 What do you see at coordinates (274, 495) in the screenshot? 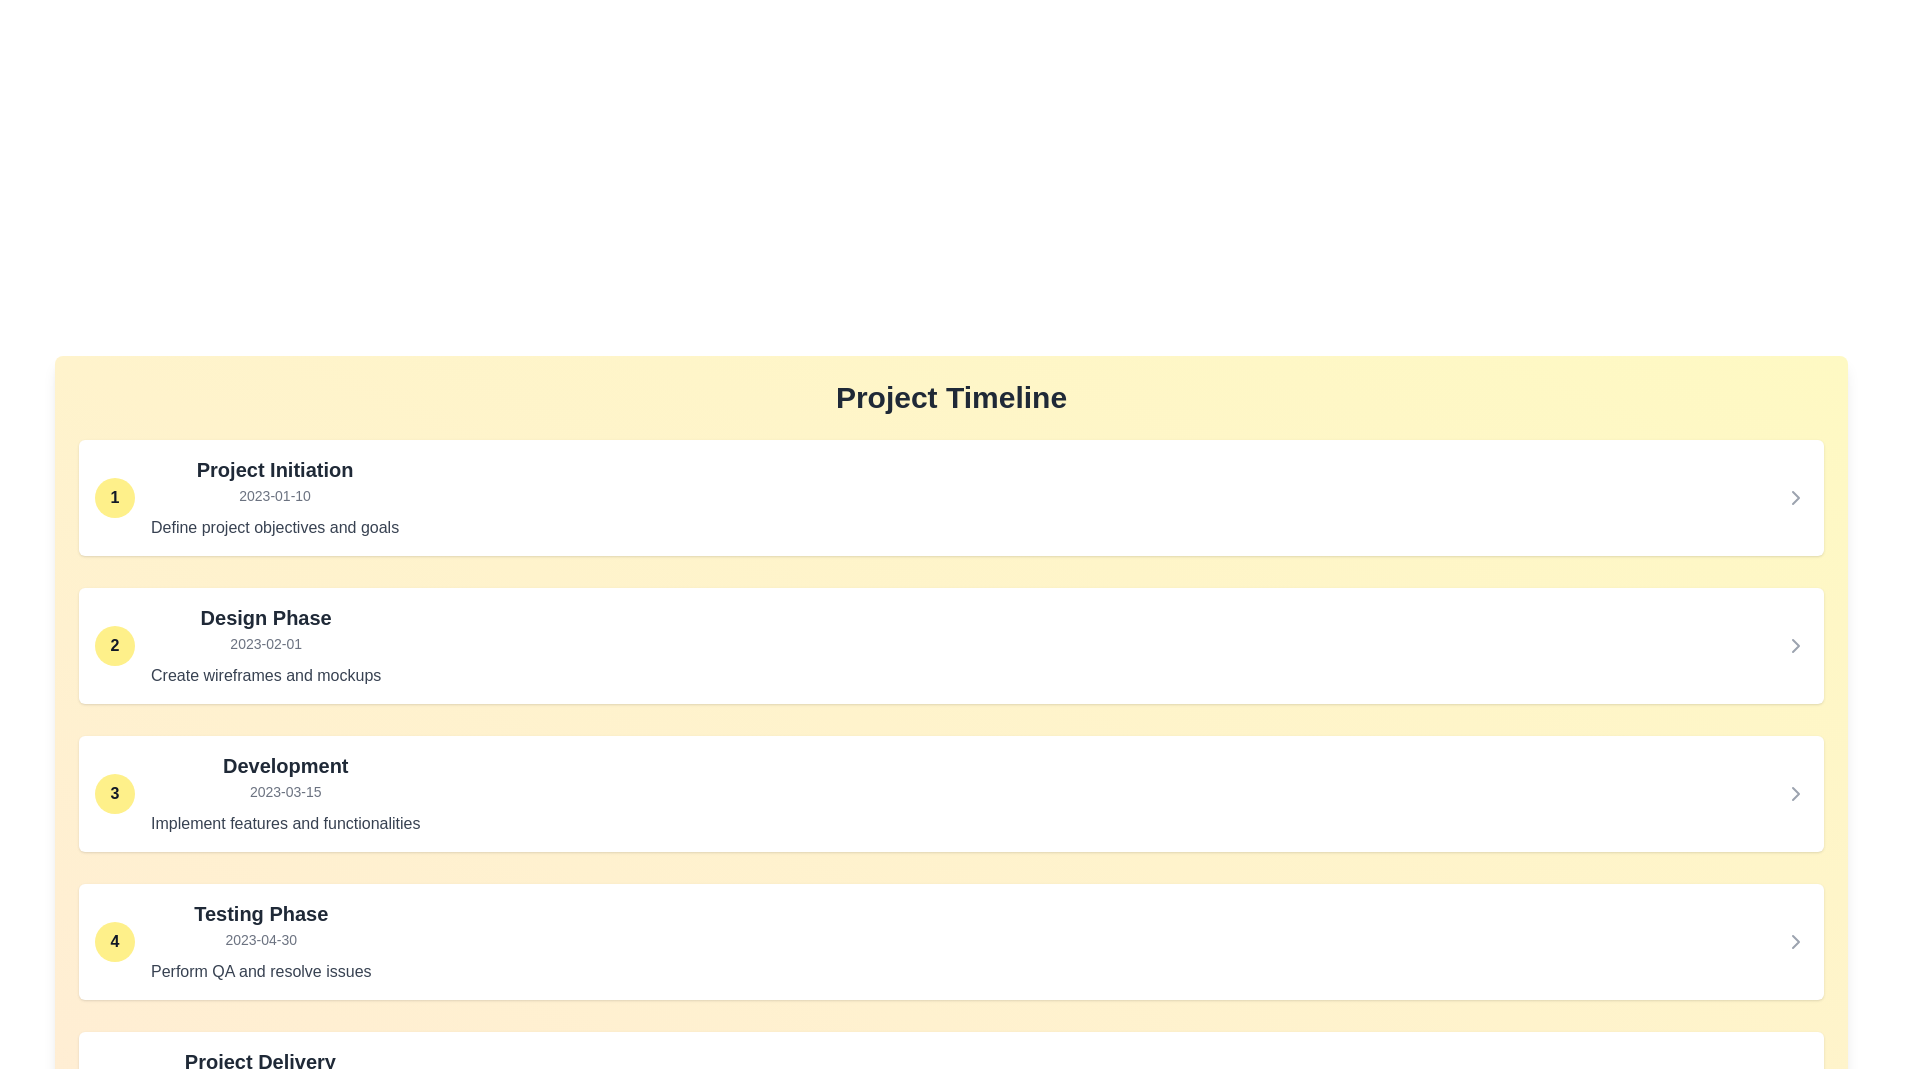
I see `date displayed in the text label located in the 'Project Initiation' section, which is the central smaller text positioned below the section's title` at bounding box center [274, 495].